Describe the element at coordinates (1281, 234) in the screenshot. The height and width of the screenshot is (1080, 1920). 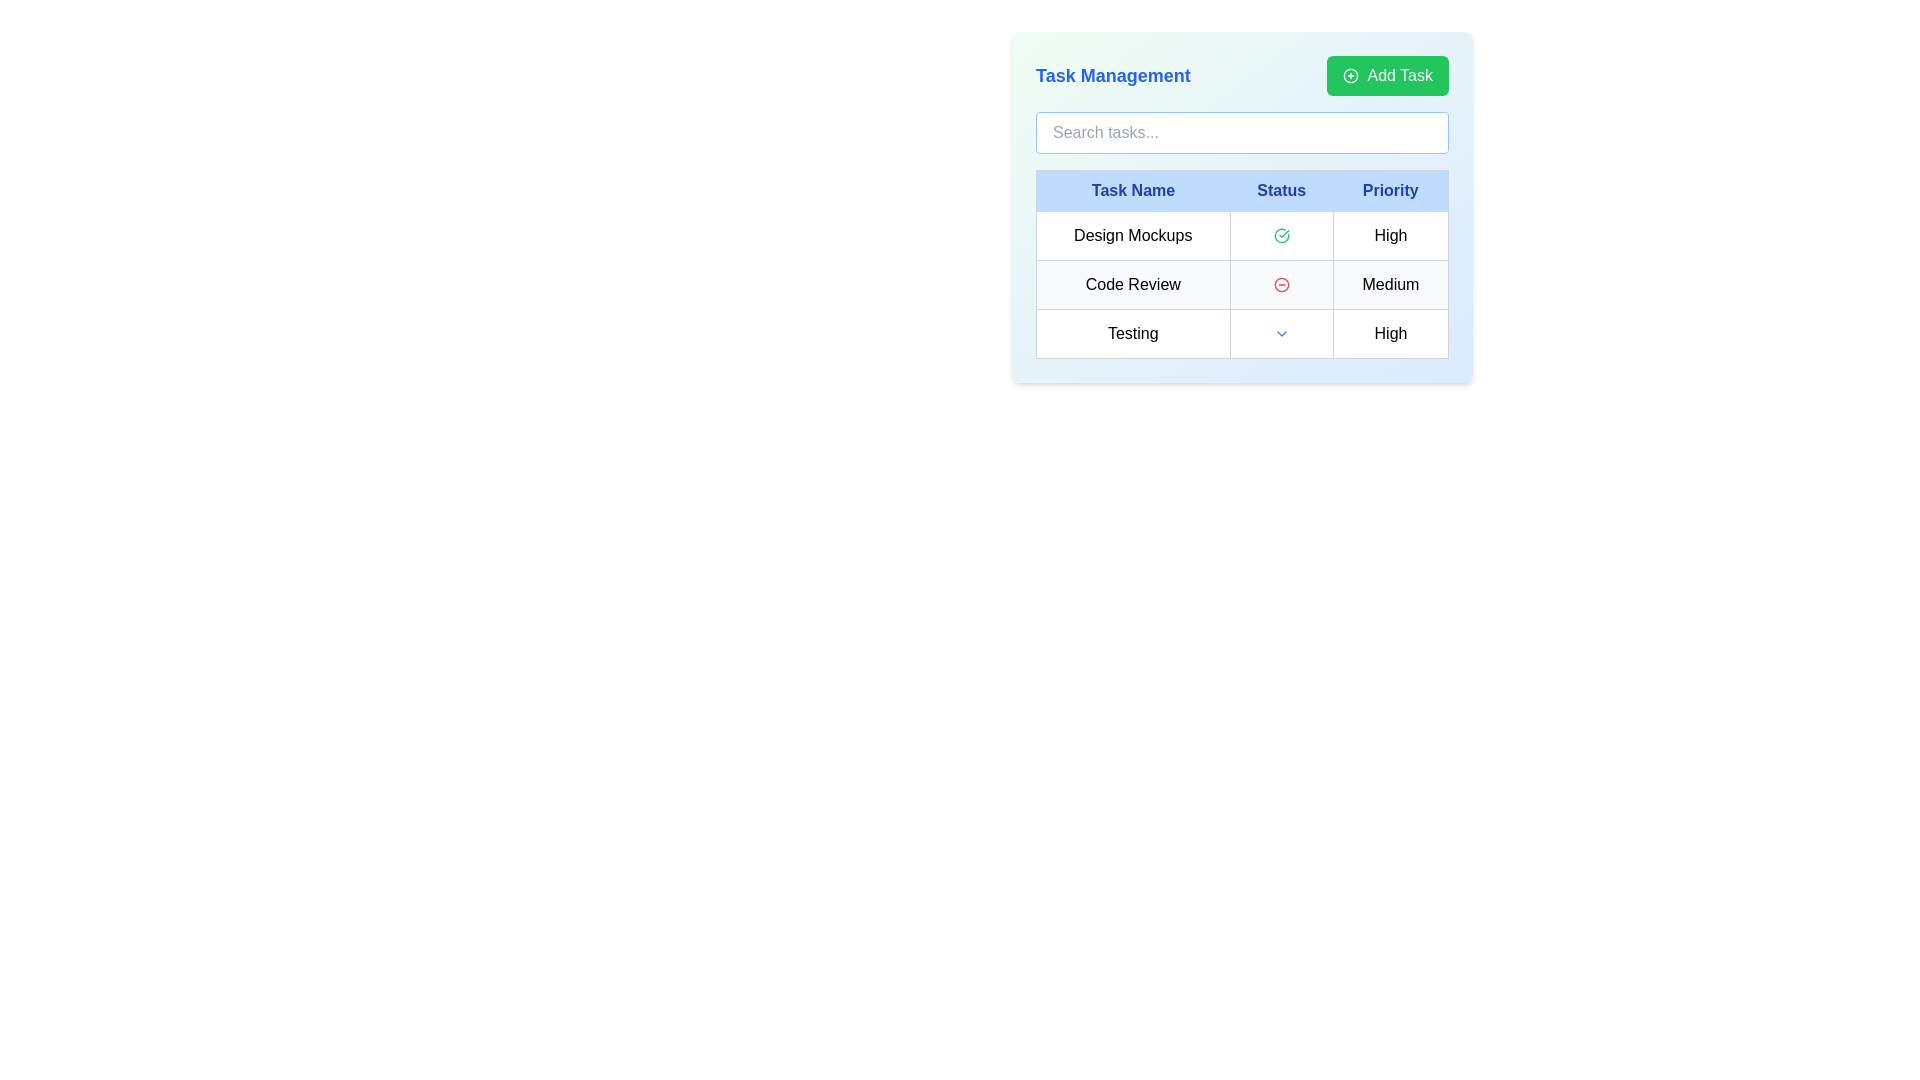
I see `the circular checkmark icon with a green stroke color, located in the second column of the first row under the 'Status' column, associated with the 'Design Mockups' task entry` at that location.